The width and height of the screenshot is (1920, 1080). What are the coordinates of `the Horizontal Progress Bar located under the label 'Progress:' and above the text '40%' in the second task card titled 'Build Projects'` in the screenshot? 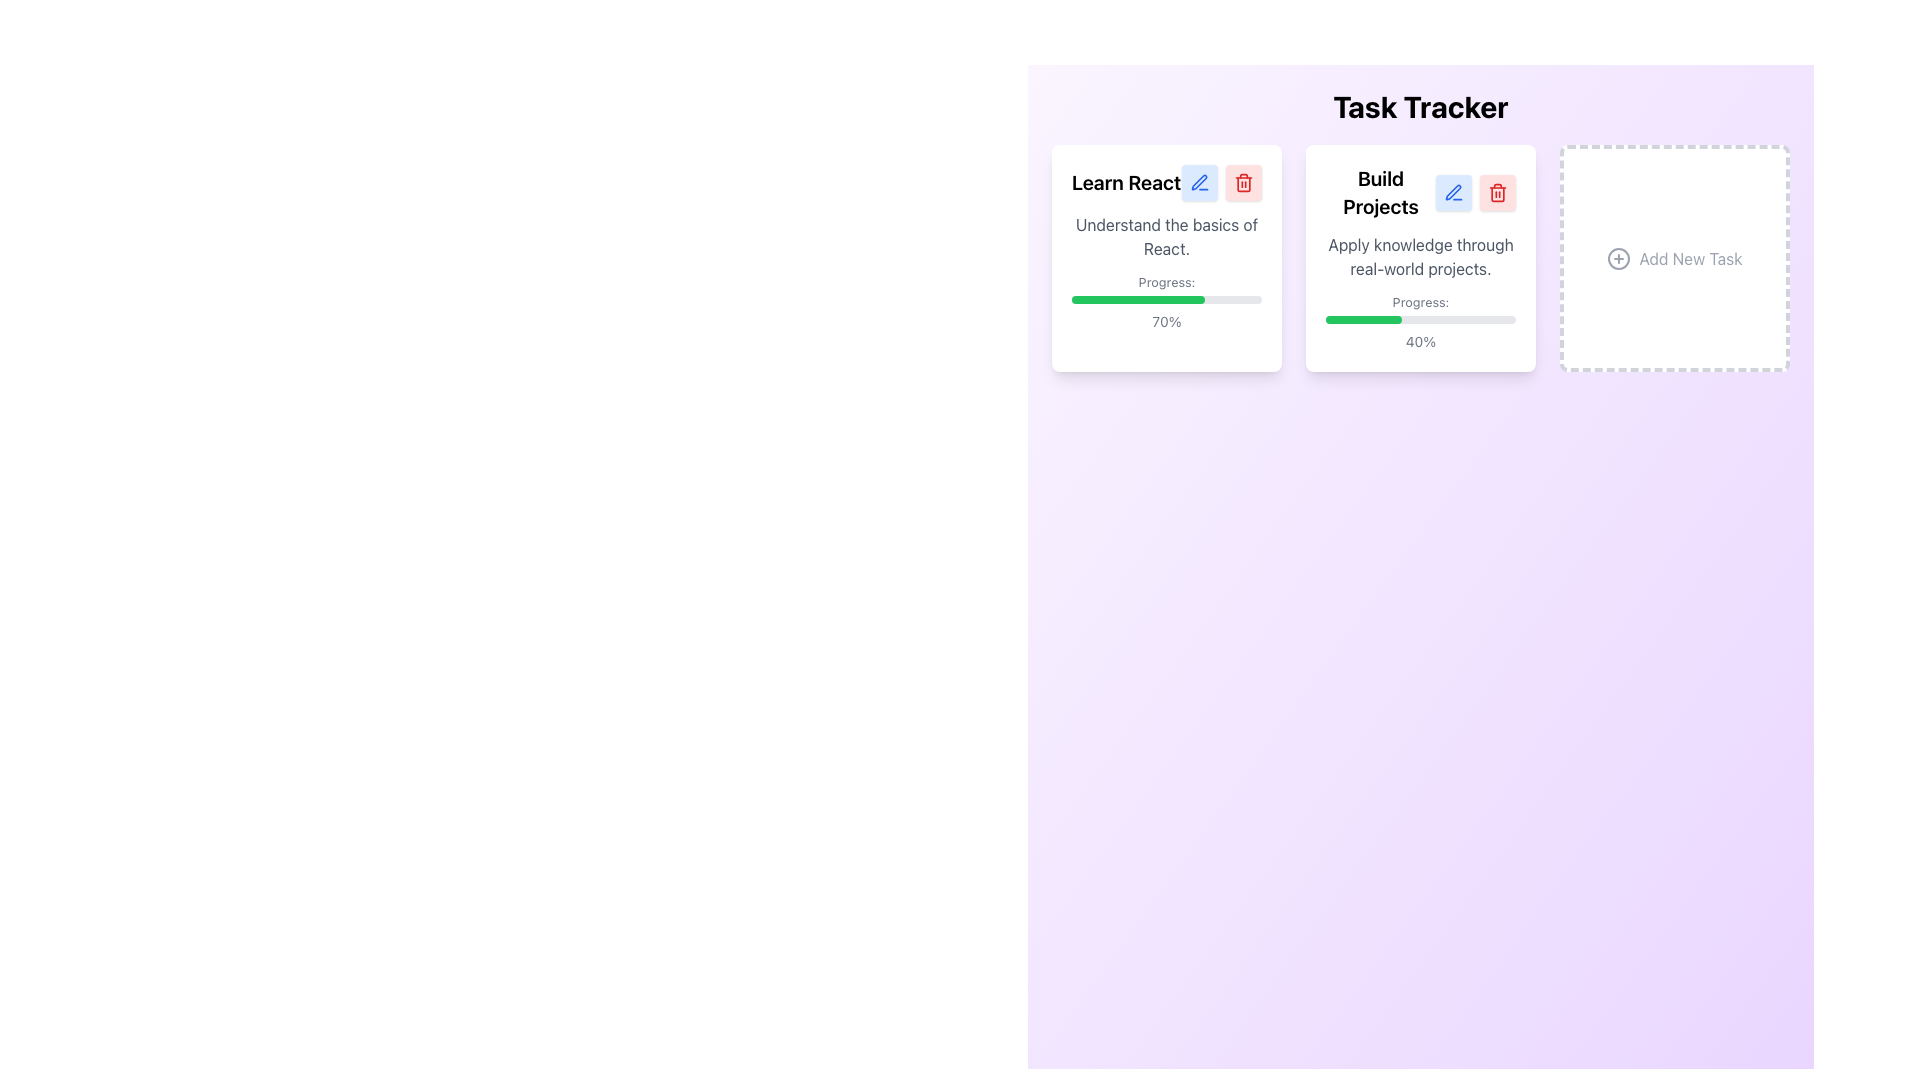 It's located at (1419, 319).